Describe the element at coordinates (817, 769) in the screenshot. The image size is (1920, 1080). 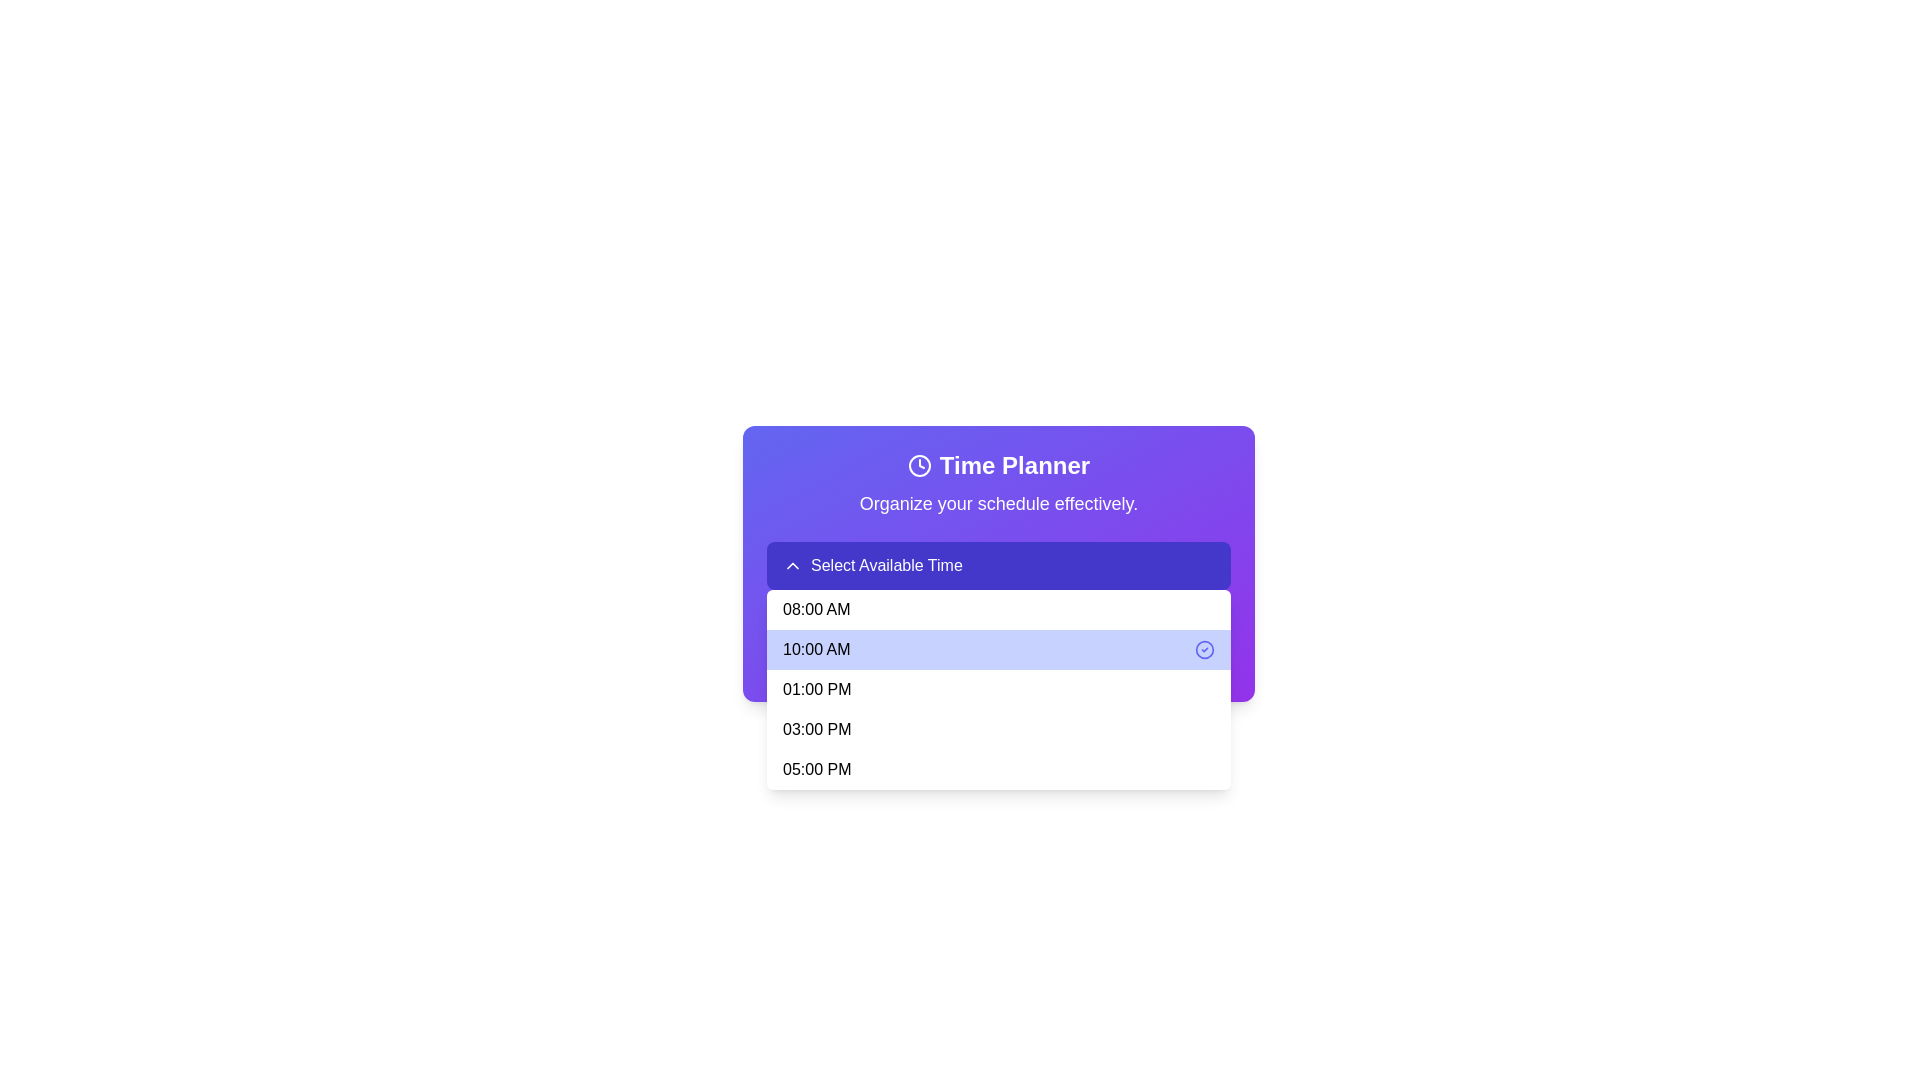
I see `the dropdown menu list item displaying '05:00 PM'` at that location.